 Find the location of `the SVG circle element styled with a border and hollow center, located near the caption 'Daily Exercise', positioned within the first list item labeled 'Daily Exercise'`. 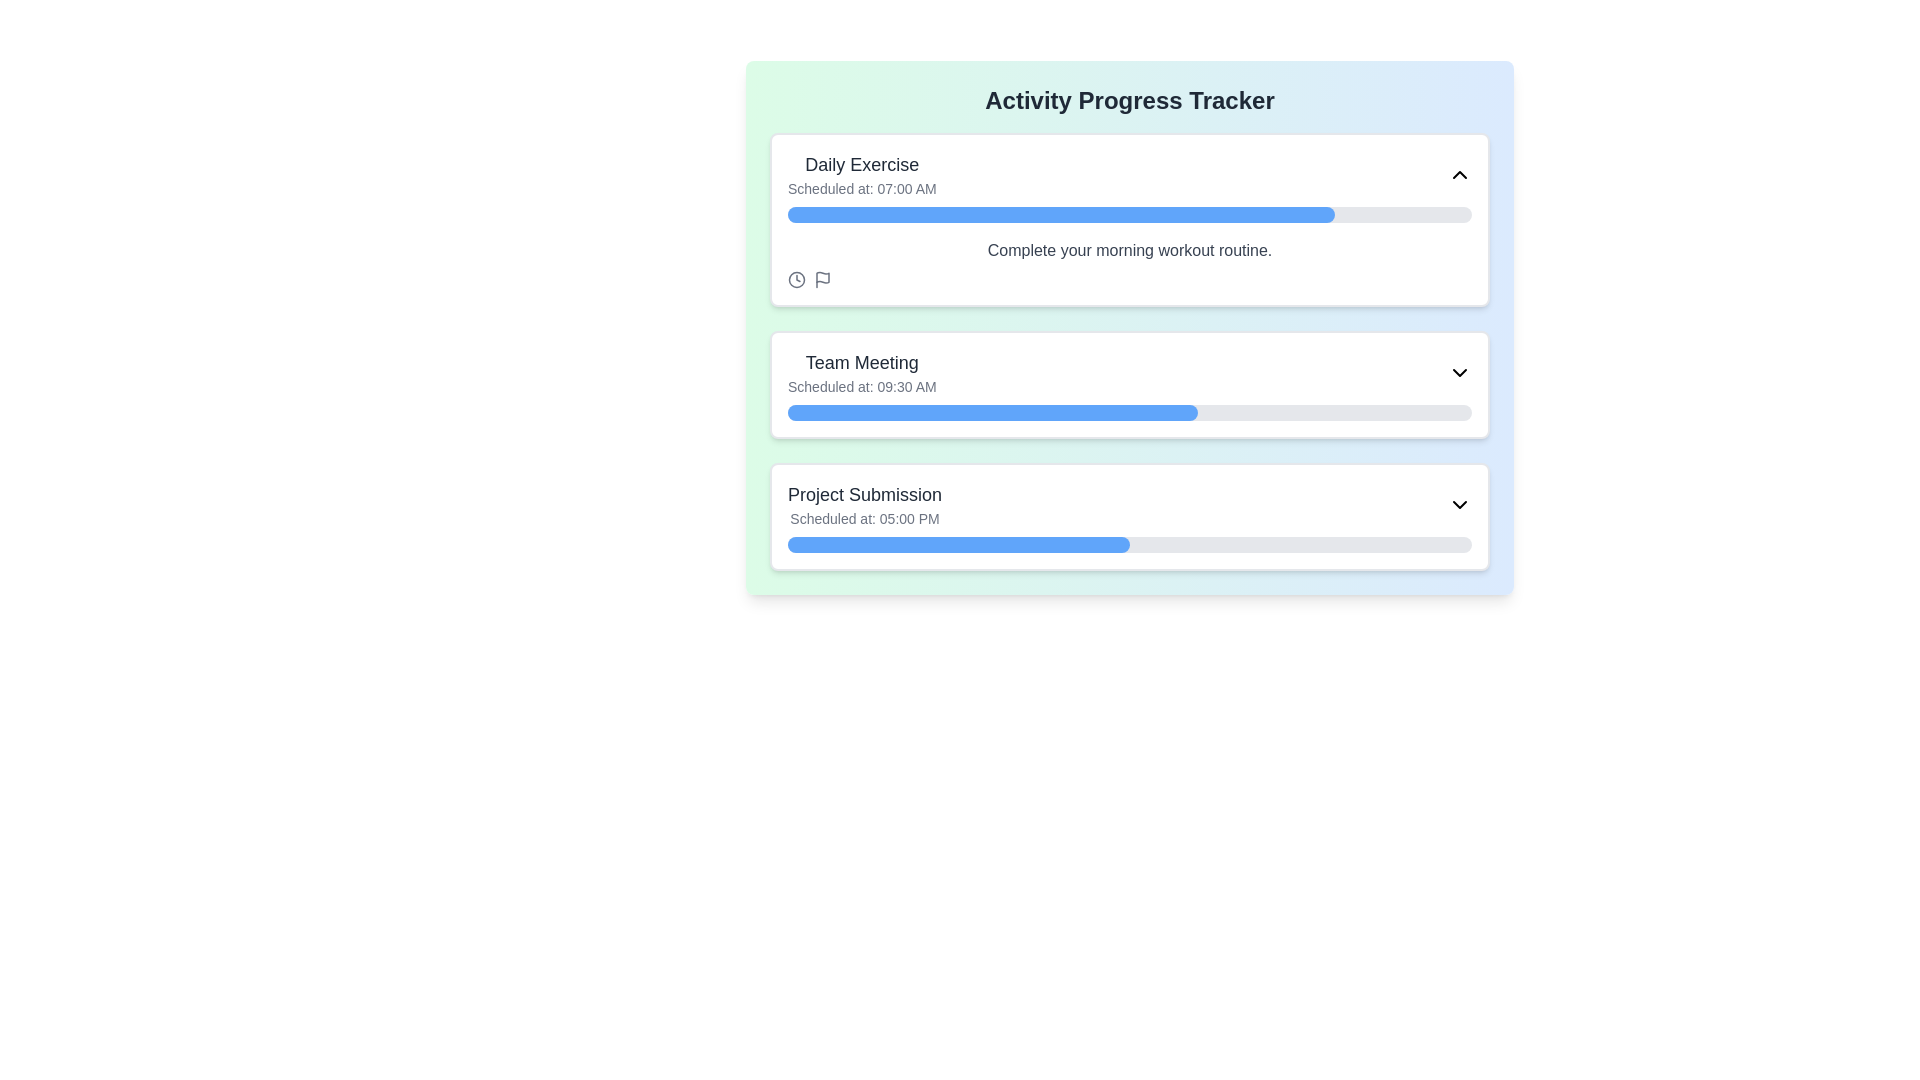

the SVG circle element styled with a border and hollow center, located near the caption 'Daily Exercise', positioned within the first list item labeled 'Daily Exercise' is located at coordinates (795, 280).